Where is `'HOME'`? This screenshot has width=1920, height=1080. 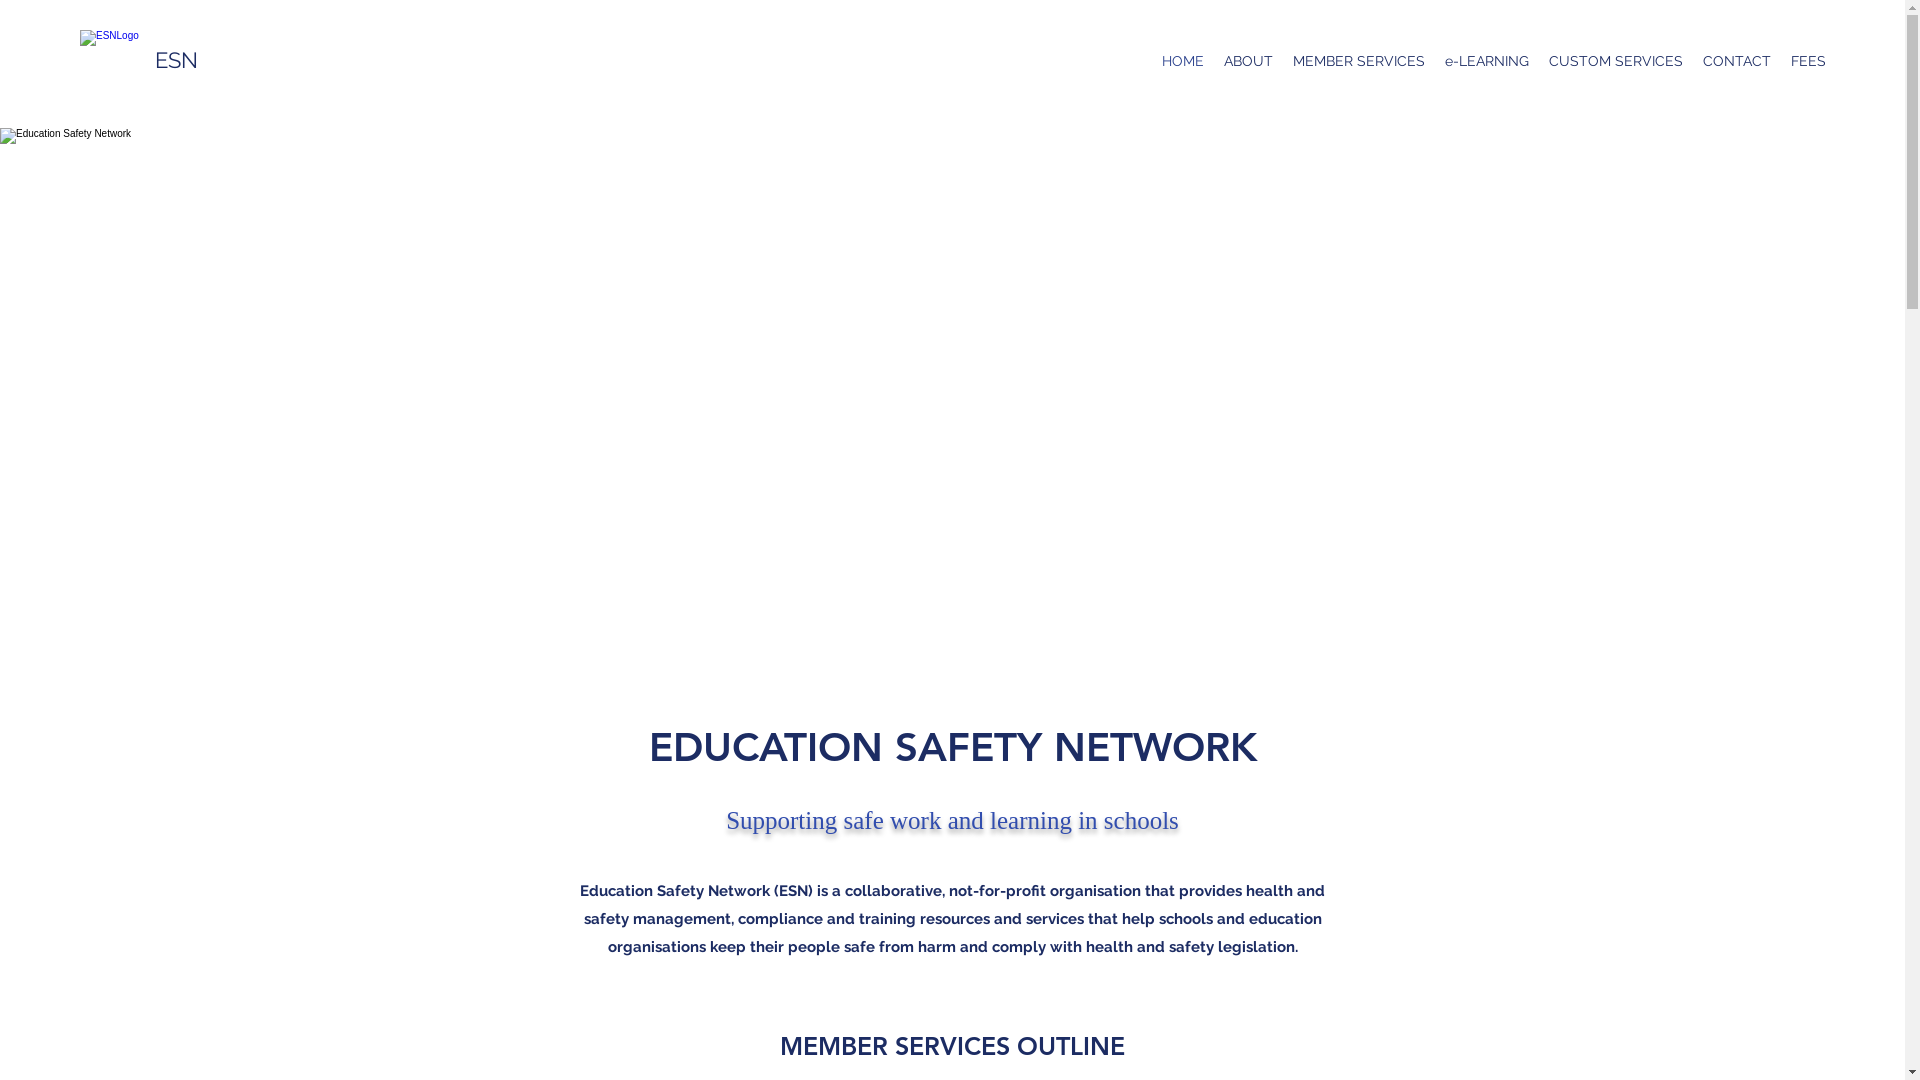 'HOME' is located at coordinates (1182, 60).